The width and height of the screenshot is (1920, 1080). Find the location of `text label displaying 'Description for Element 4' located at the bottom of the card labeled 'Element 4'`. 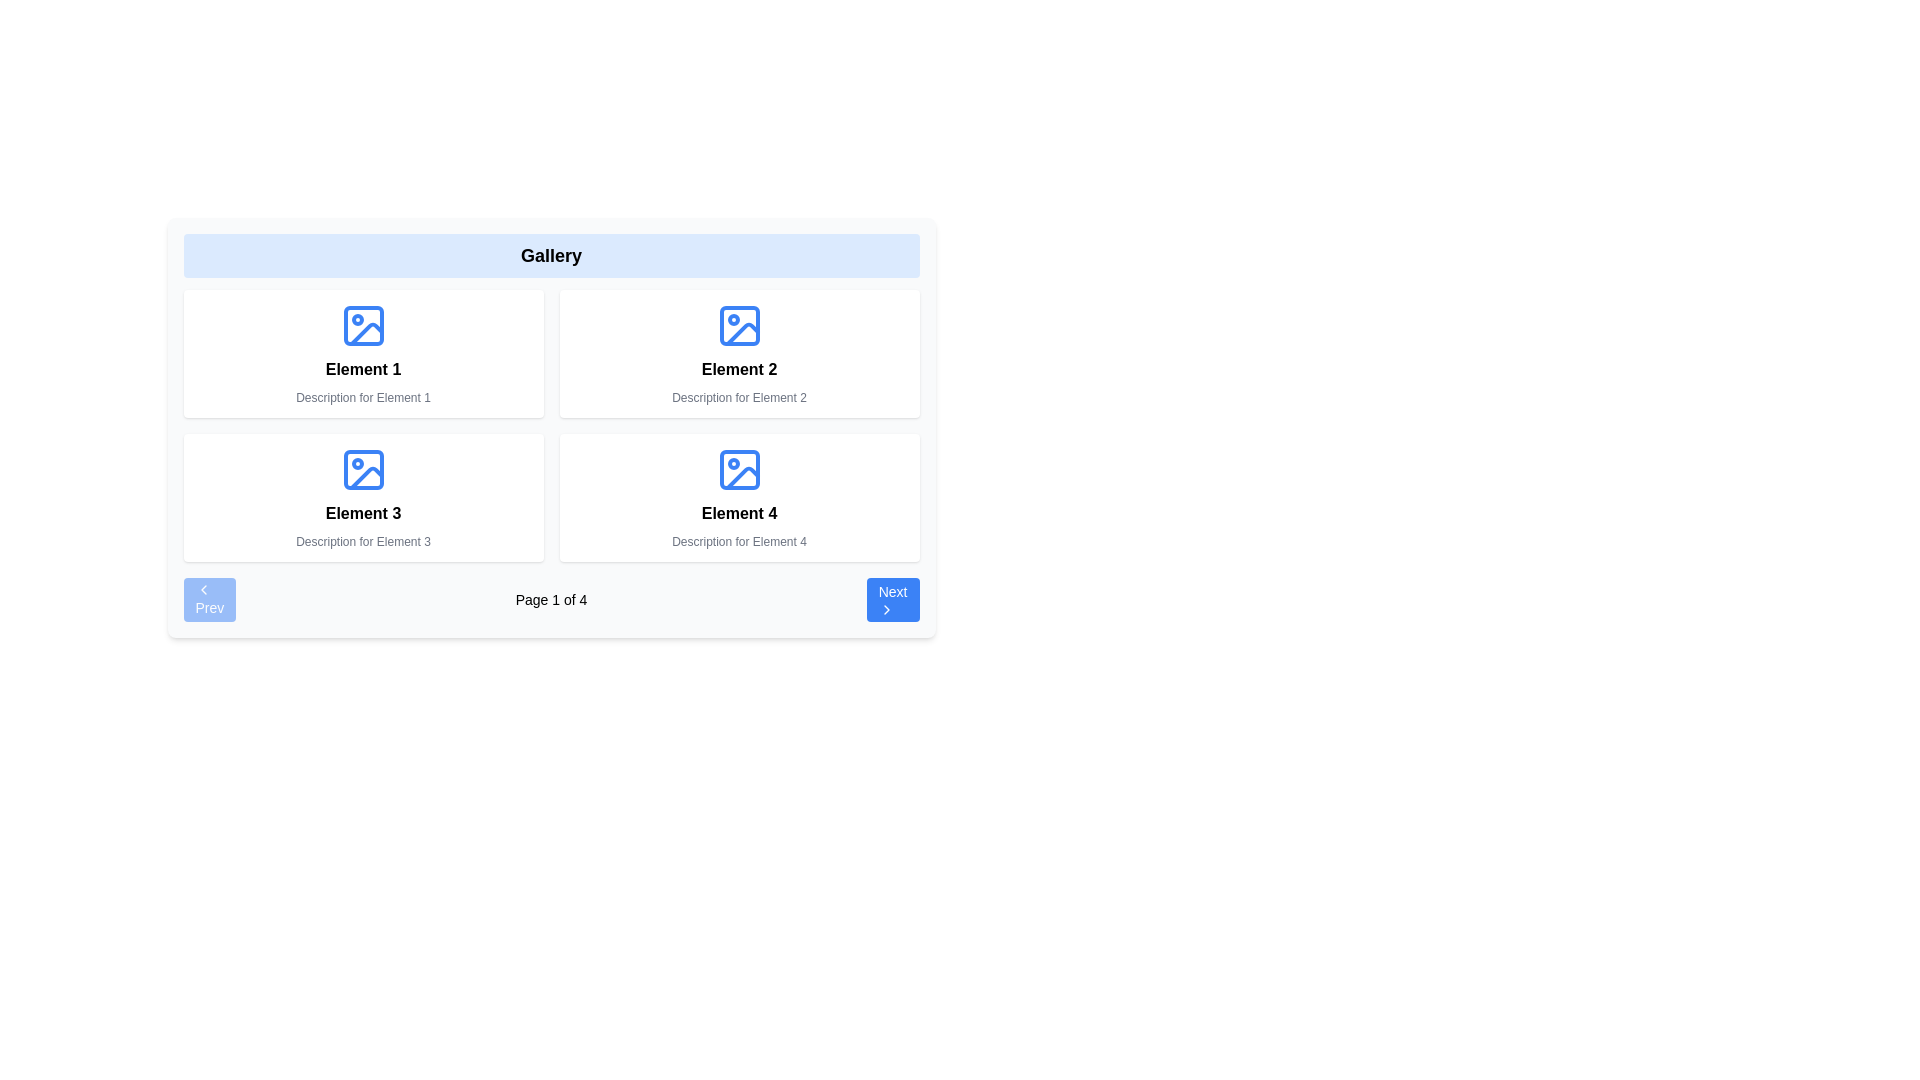

text label displaying 'Description for Element 4' located at the bottom of the card labeled 'Element 4' is located at coordinates (738, 542).